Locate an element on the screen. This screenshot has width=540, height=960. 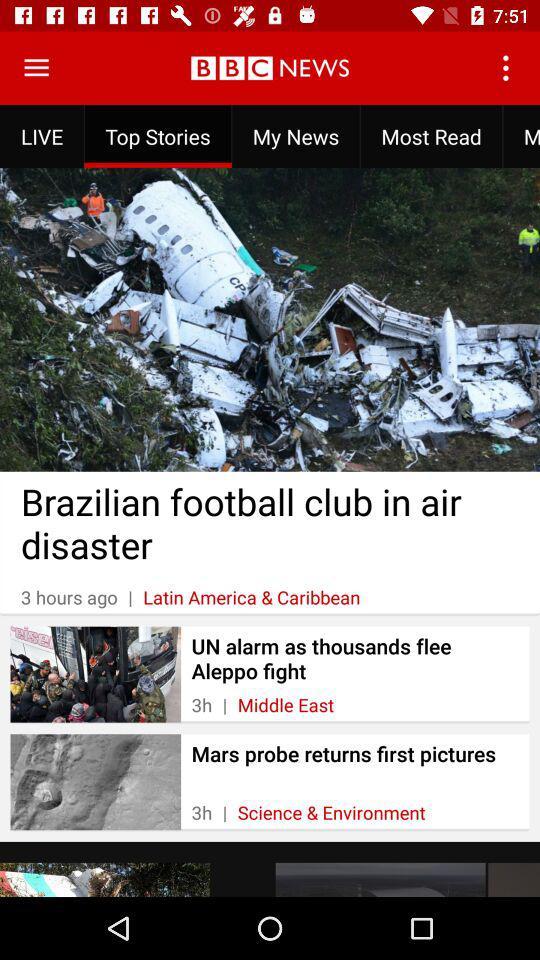
menu button is located at coordinates (36, 68).